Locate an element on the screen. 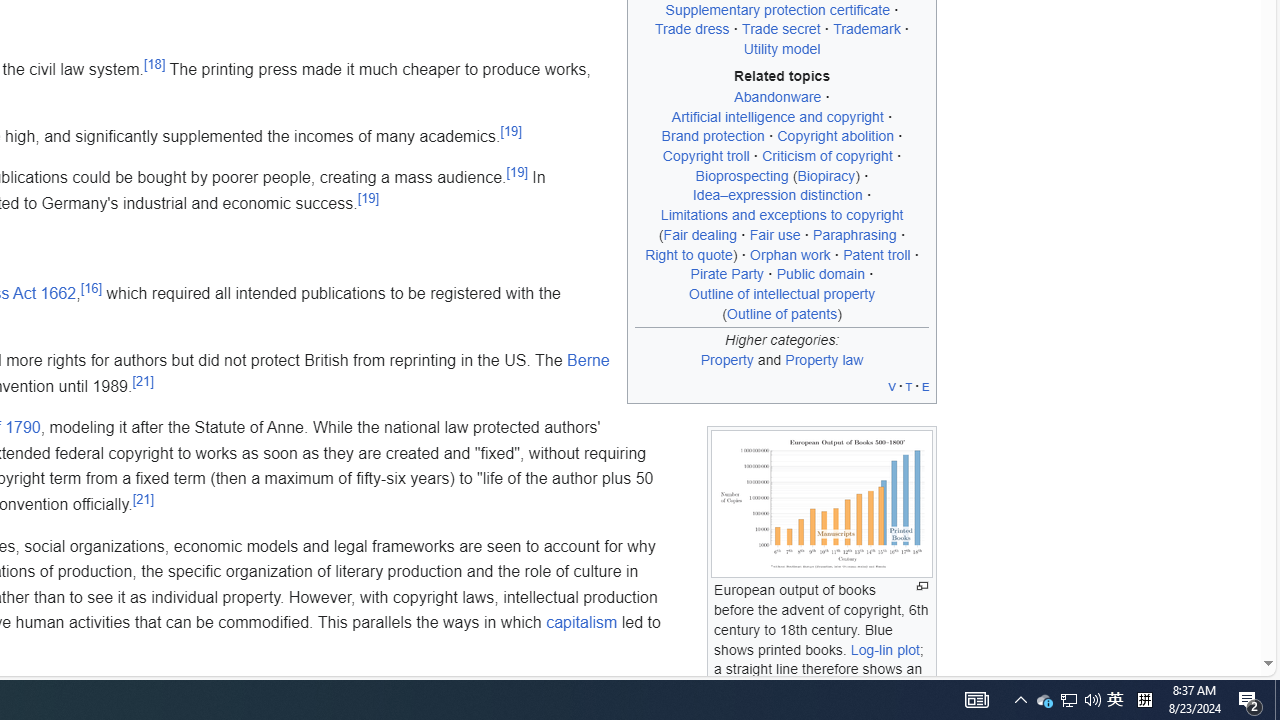 Image resolution: width=1280 pixels, height=720 pixels. 'Bioprospecting' is located at coordinates (740, 174).